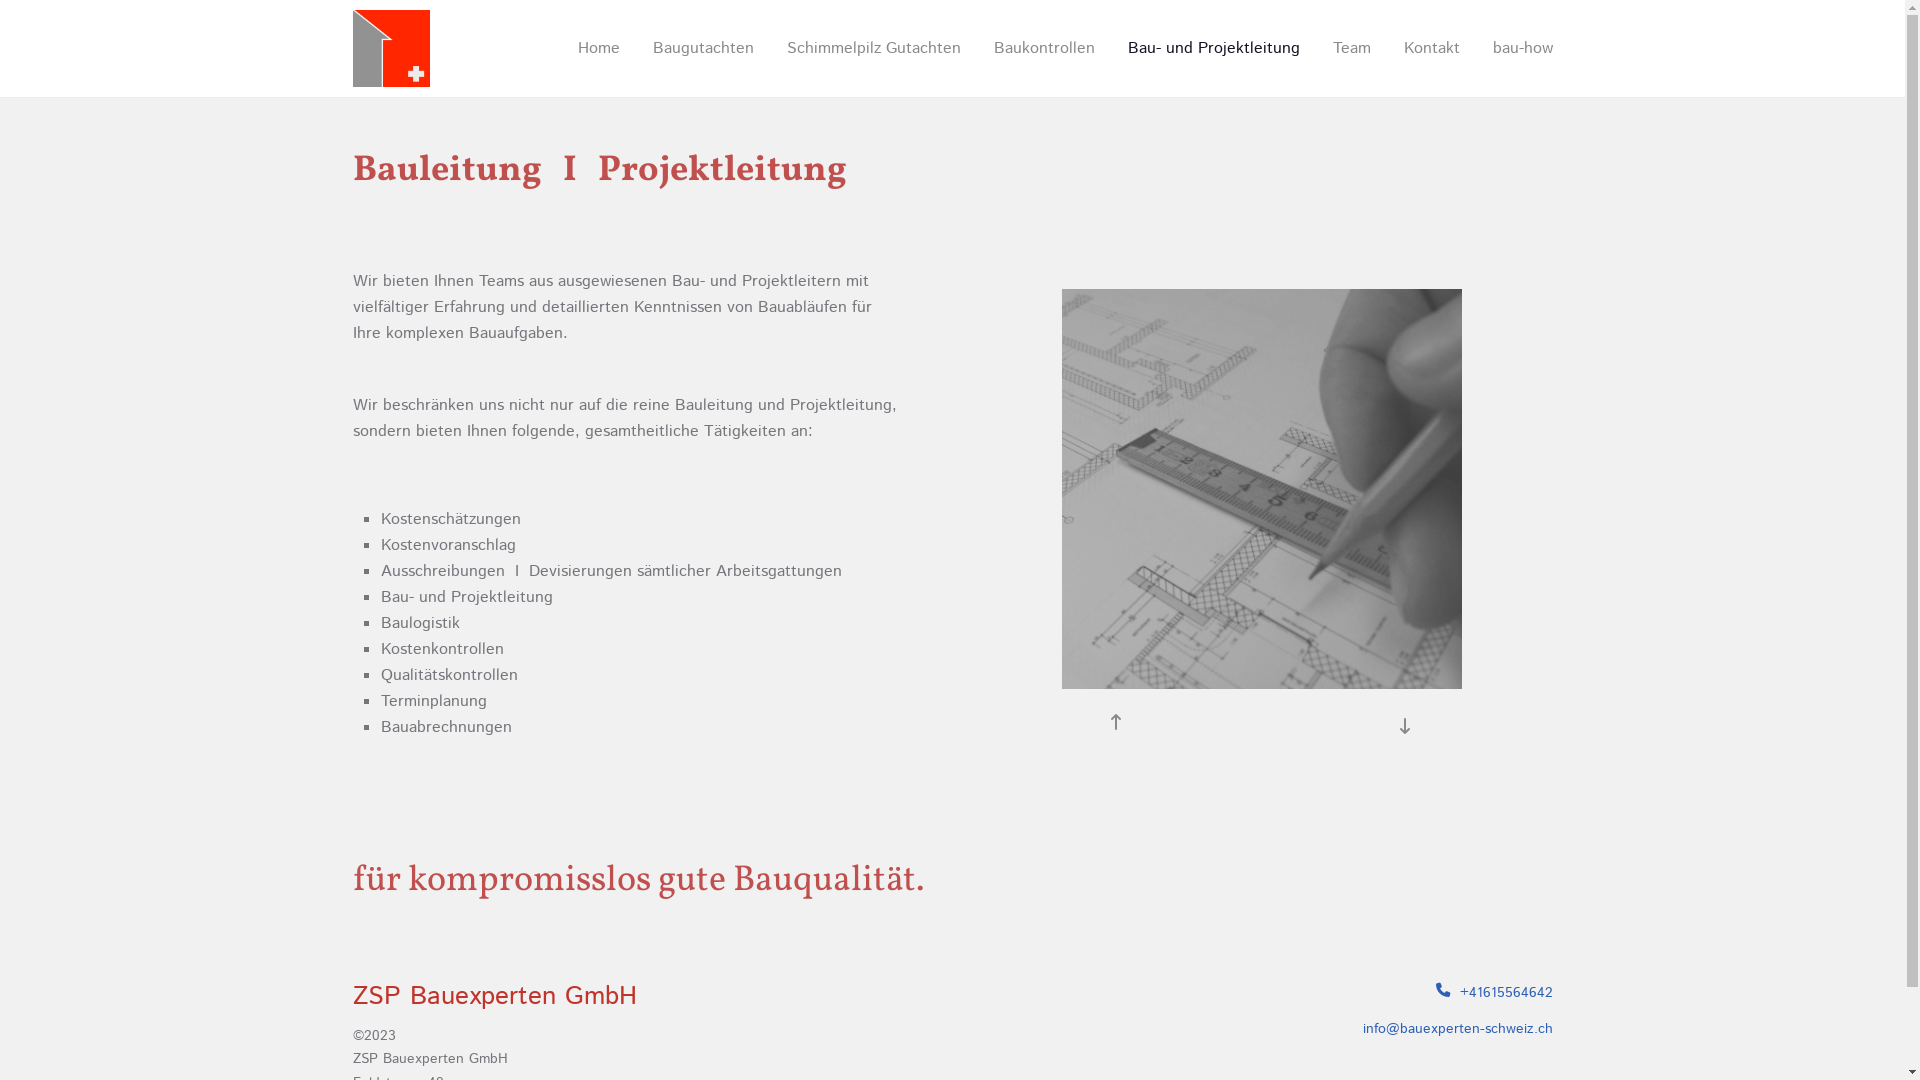 The height and width of the screenshot is (1080, 1920). Describe the element at coordinates (1112, 48) in the screenshot. I see `'Bau- und Projektleitung'` at that location.